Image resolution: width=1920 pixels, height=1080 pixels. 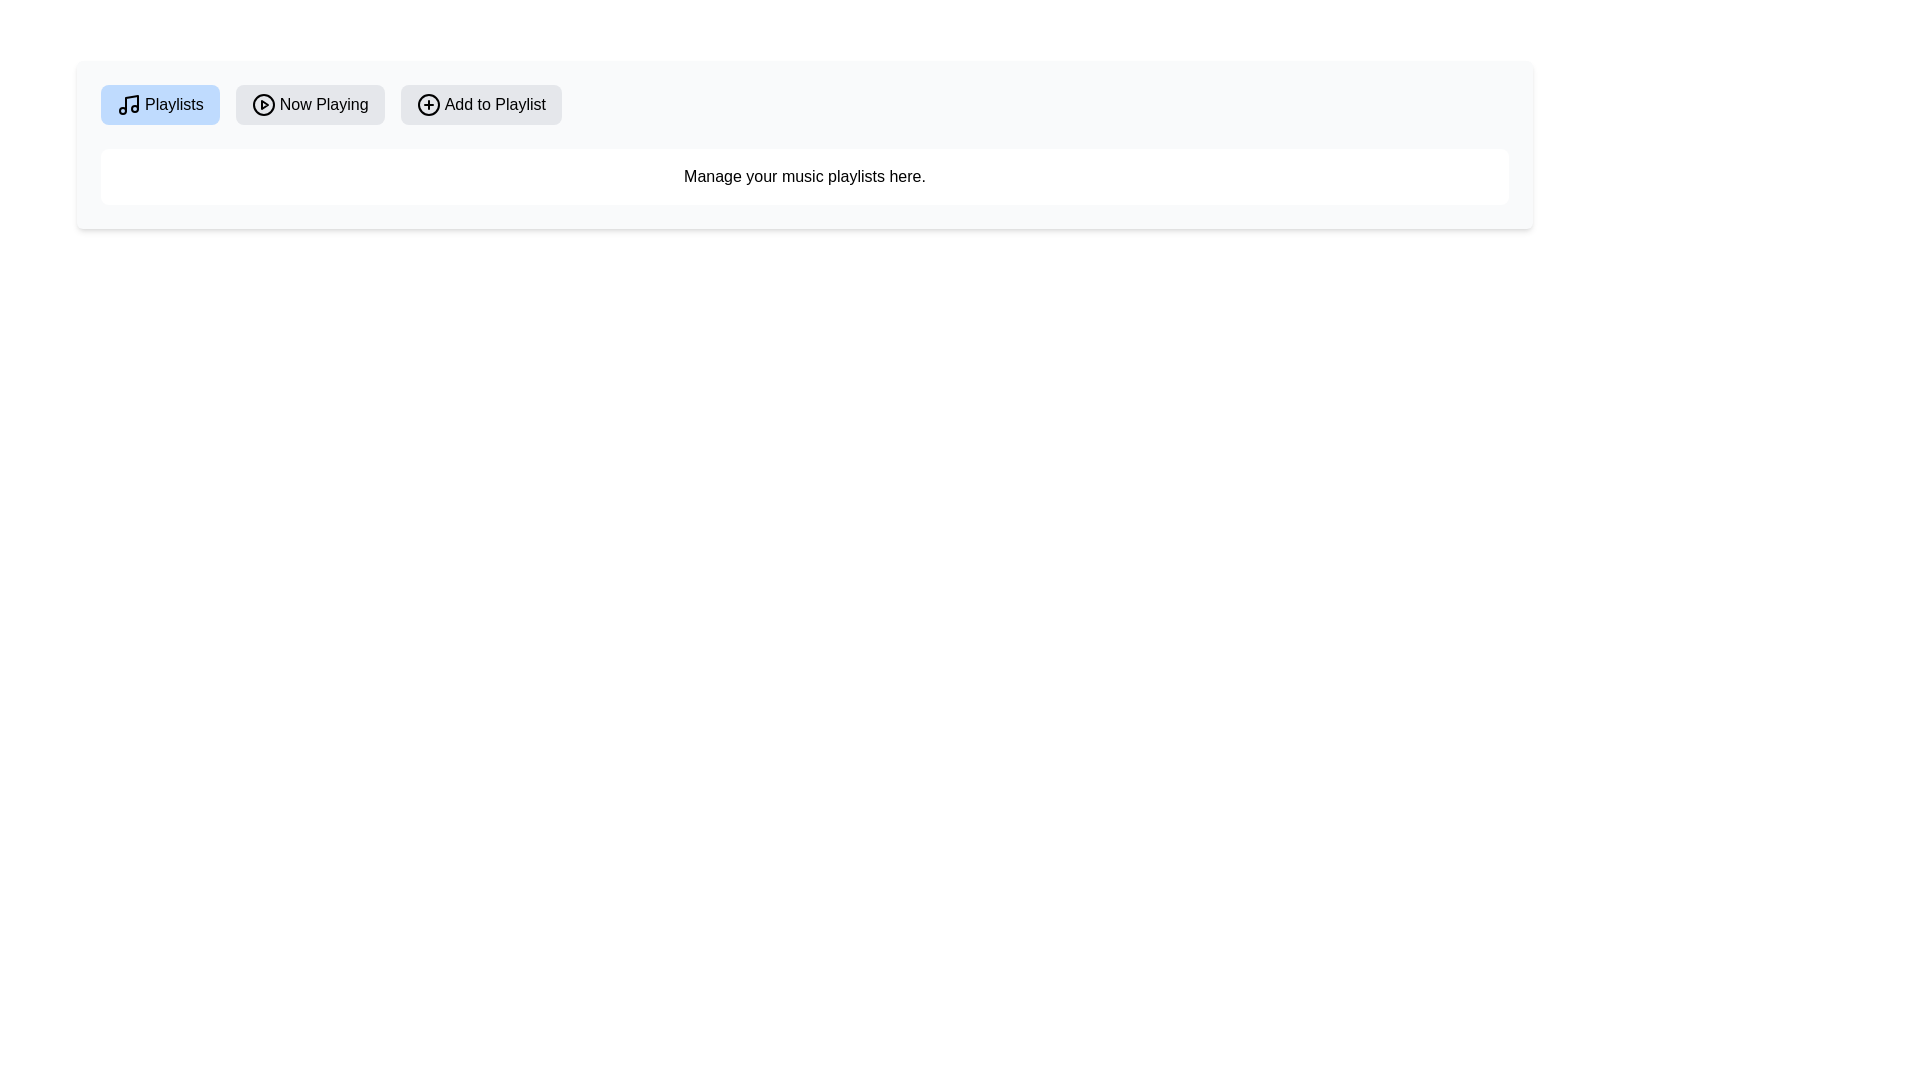 I want to click on the tab labeled Add to Playlist, so click(x=480, y=104).